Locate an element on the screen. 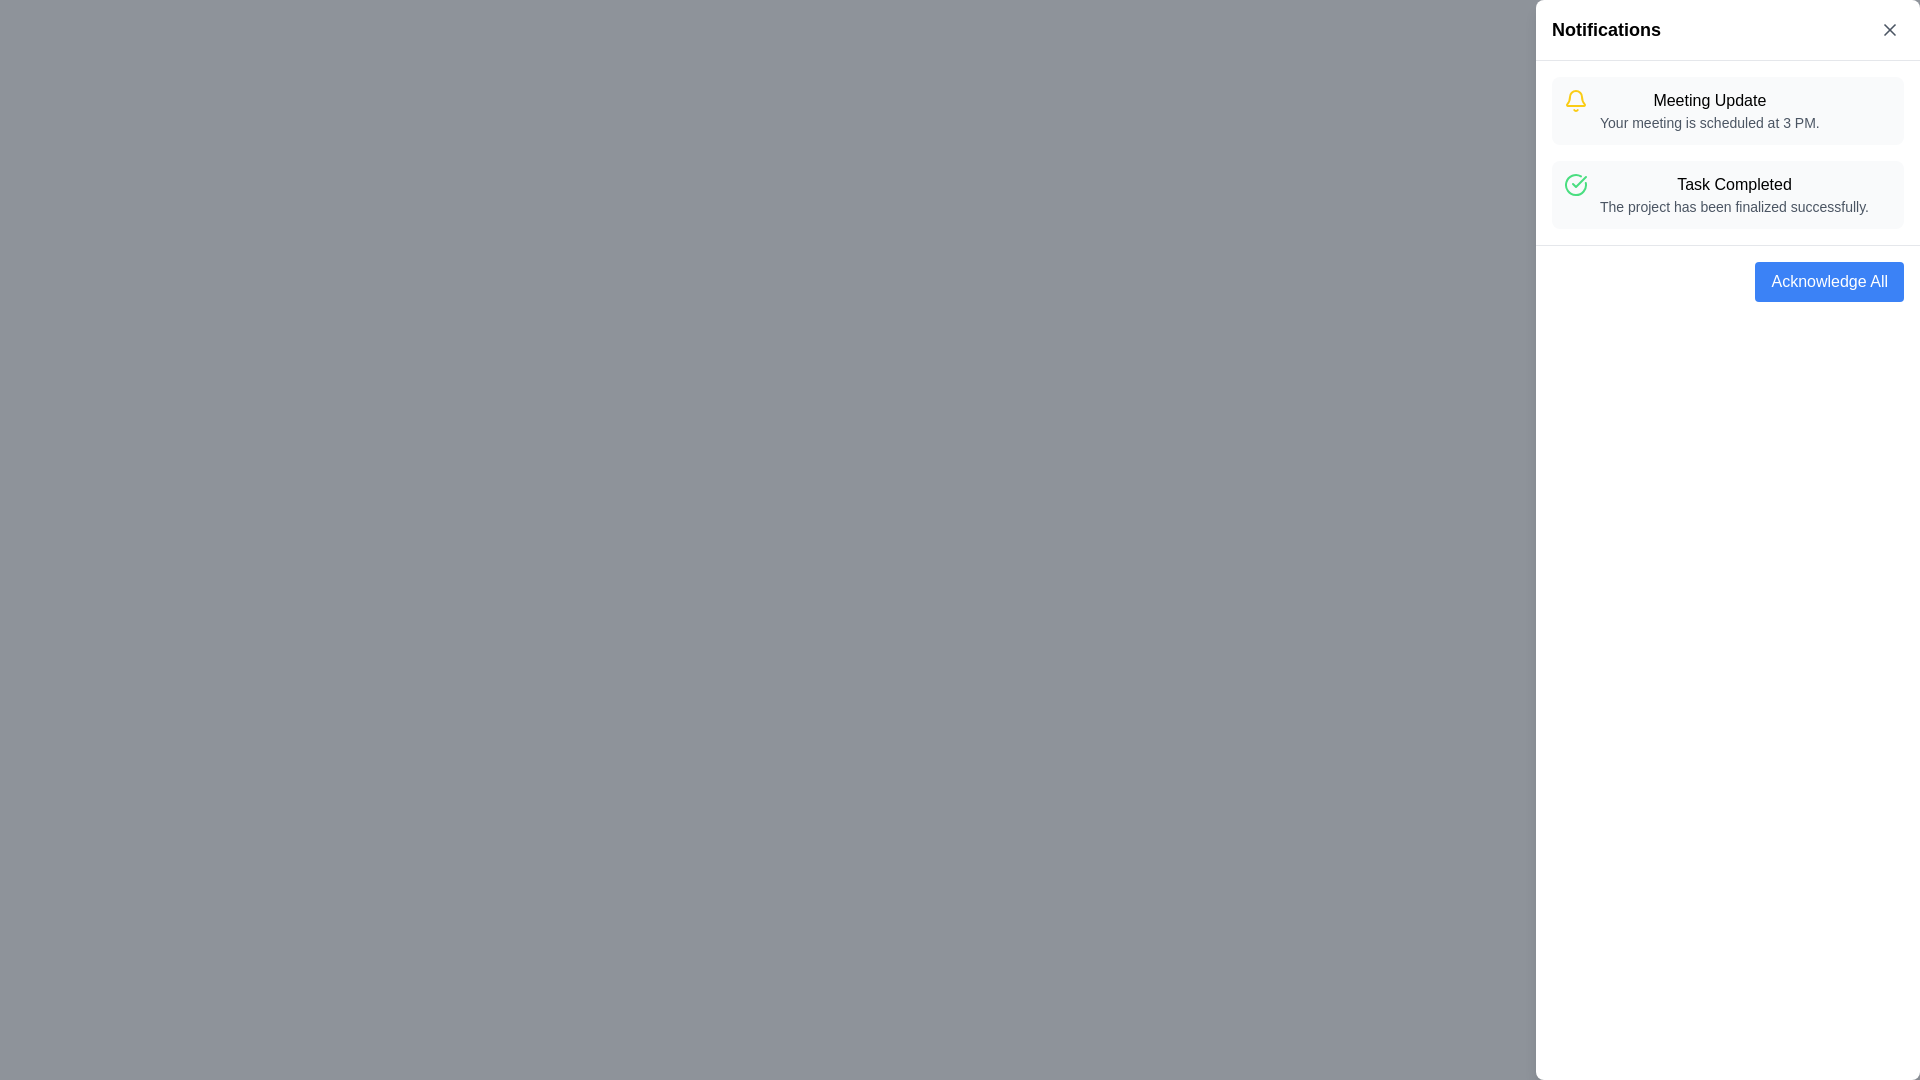 This screenshot has width=1920, height=1080. the Text Label element that provides supplementary information about the completed task, located directly below the 'Task Completed' title in the notifications panel is located at coordinates (1733, 207).